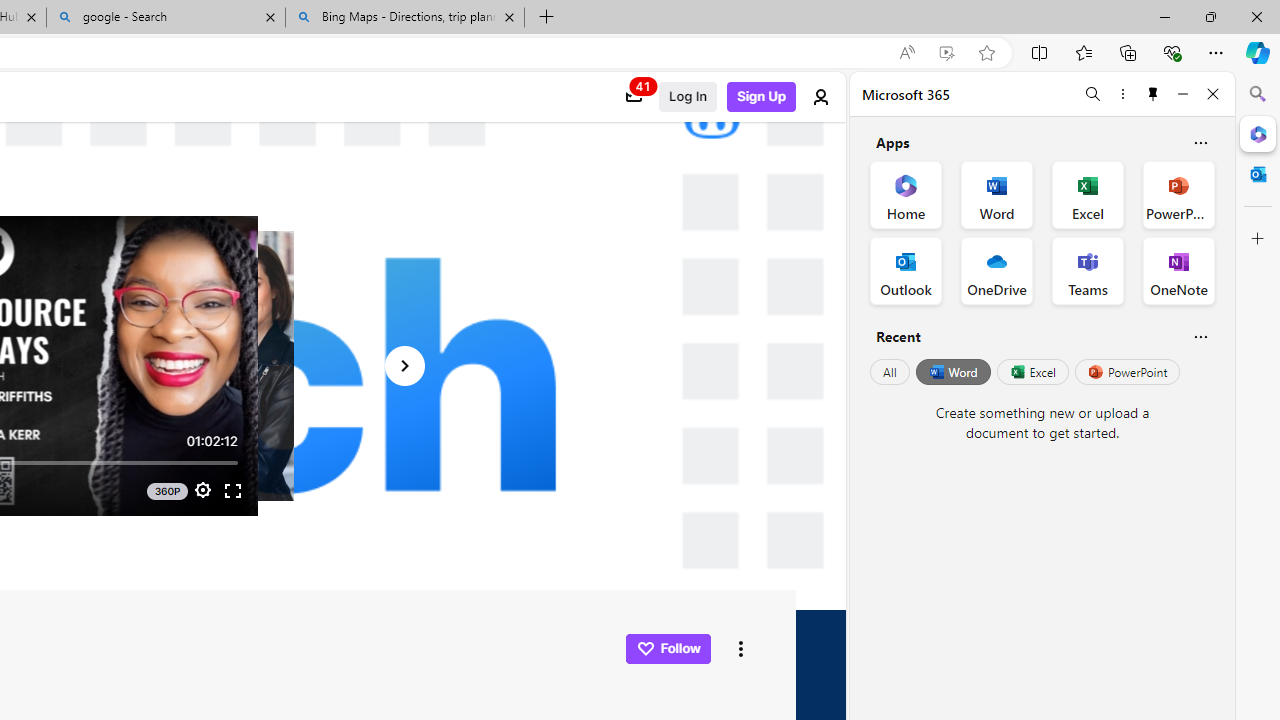 This screenshot has width=1280, height=720. What do you see at coordinates (997, 195) in the screenshot?
I see `'Word Office App'` at bounding box center [997, 195].